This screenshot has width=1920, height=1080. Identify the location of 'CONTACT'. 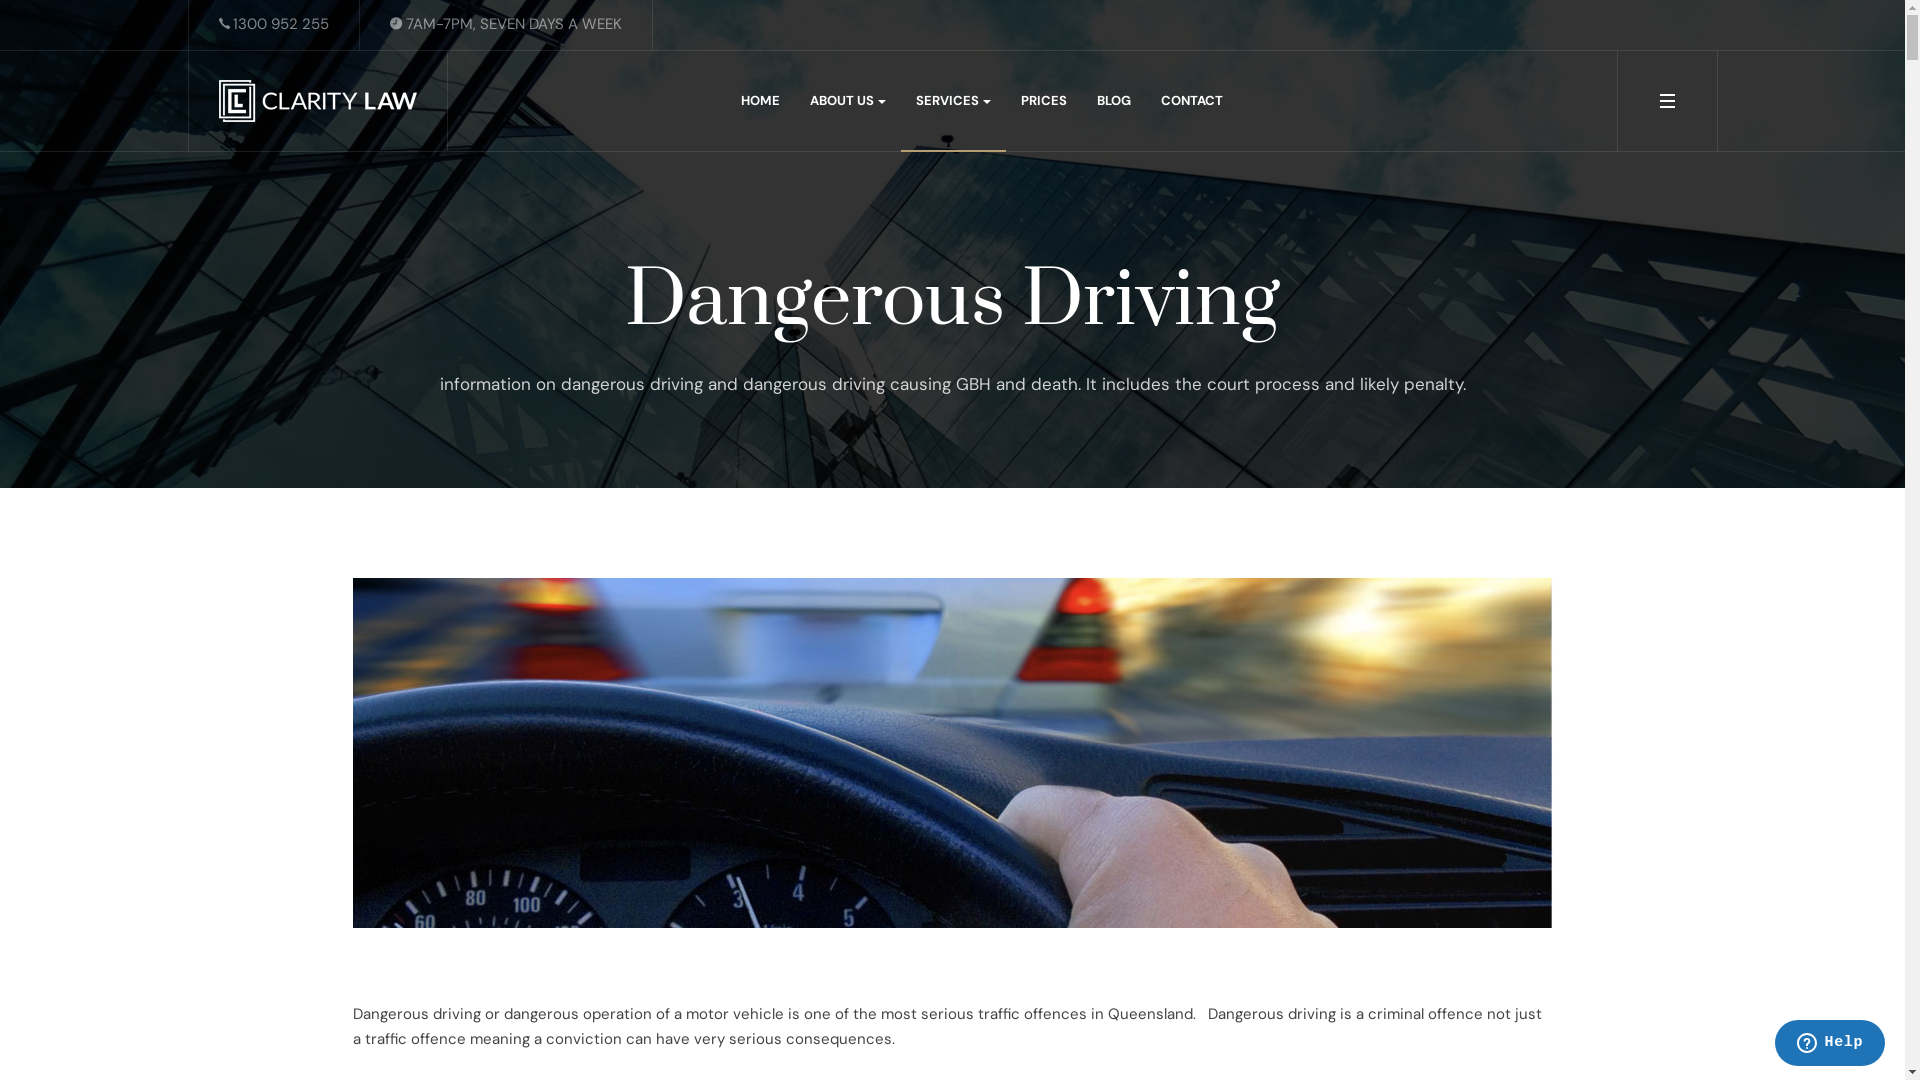
(1146, 100).